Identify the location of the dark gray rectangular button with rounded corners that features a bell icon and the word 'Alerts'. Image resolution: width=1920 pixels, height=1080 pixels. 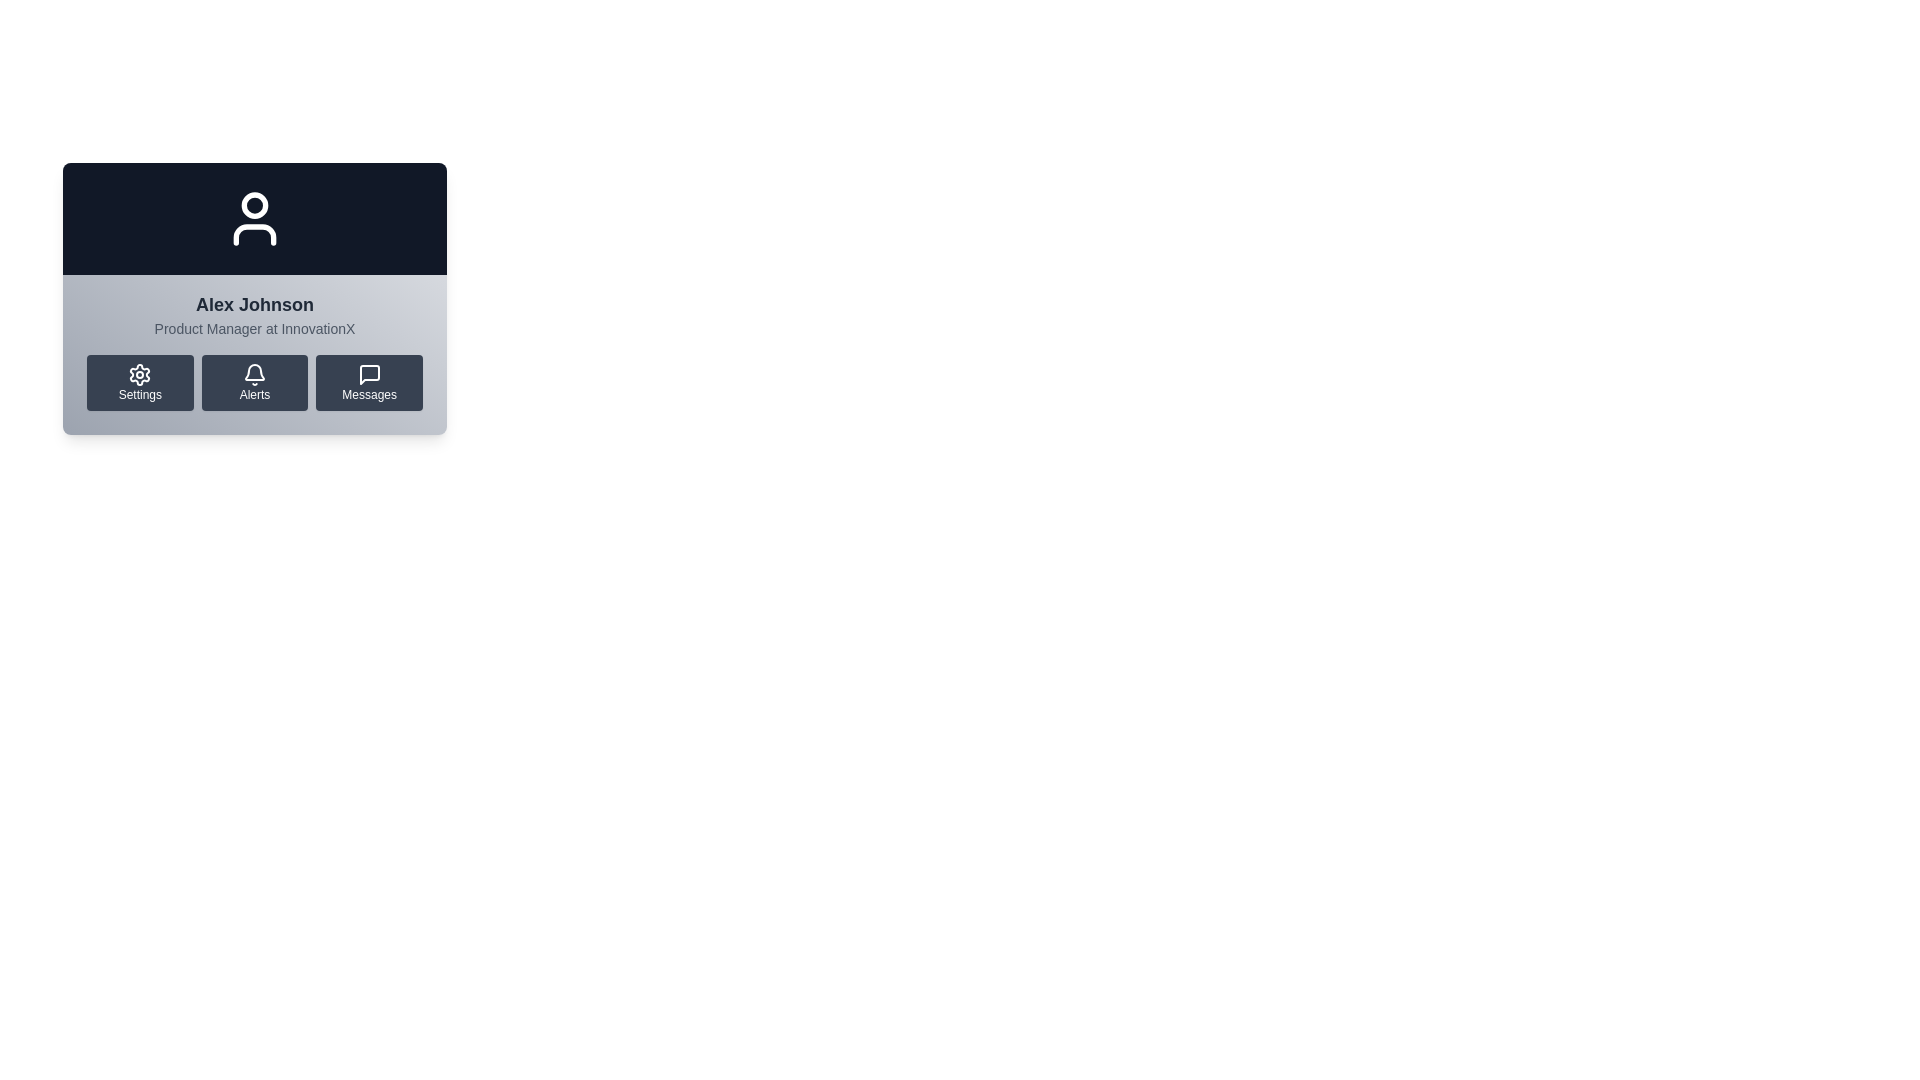
(253, 382).